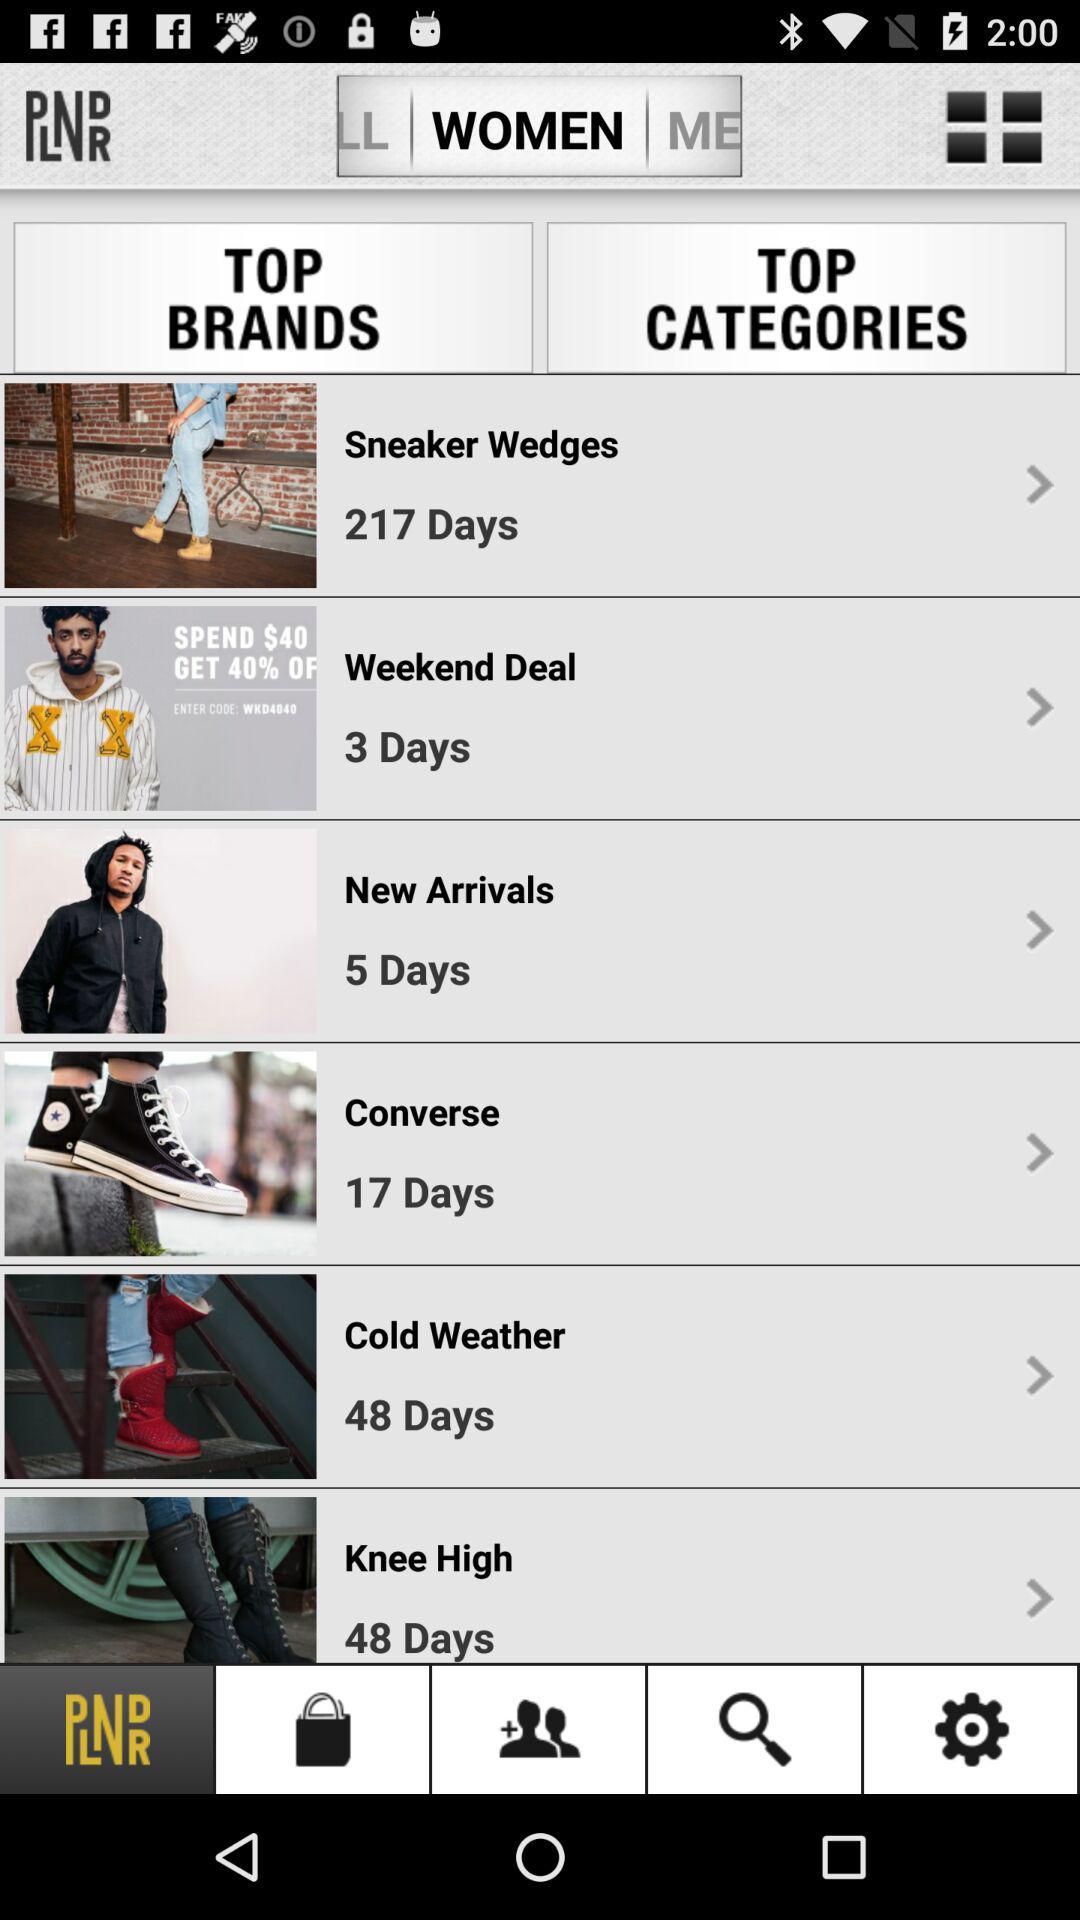 This screenshot has height=1920, width=1080. Describe the element at coordinates (994, 136) in the screenshot. I see `the dashboard icon` at that location.